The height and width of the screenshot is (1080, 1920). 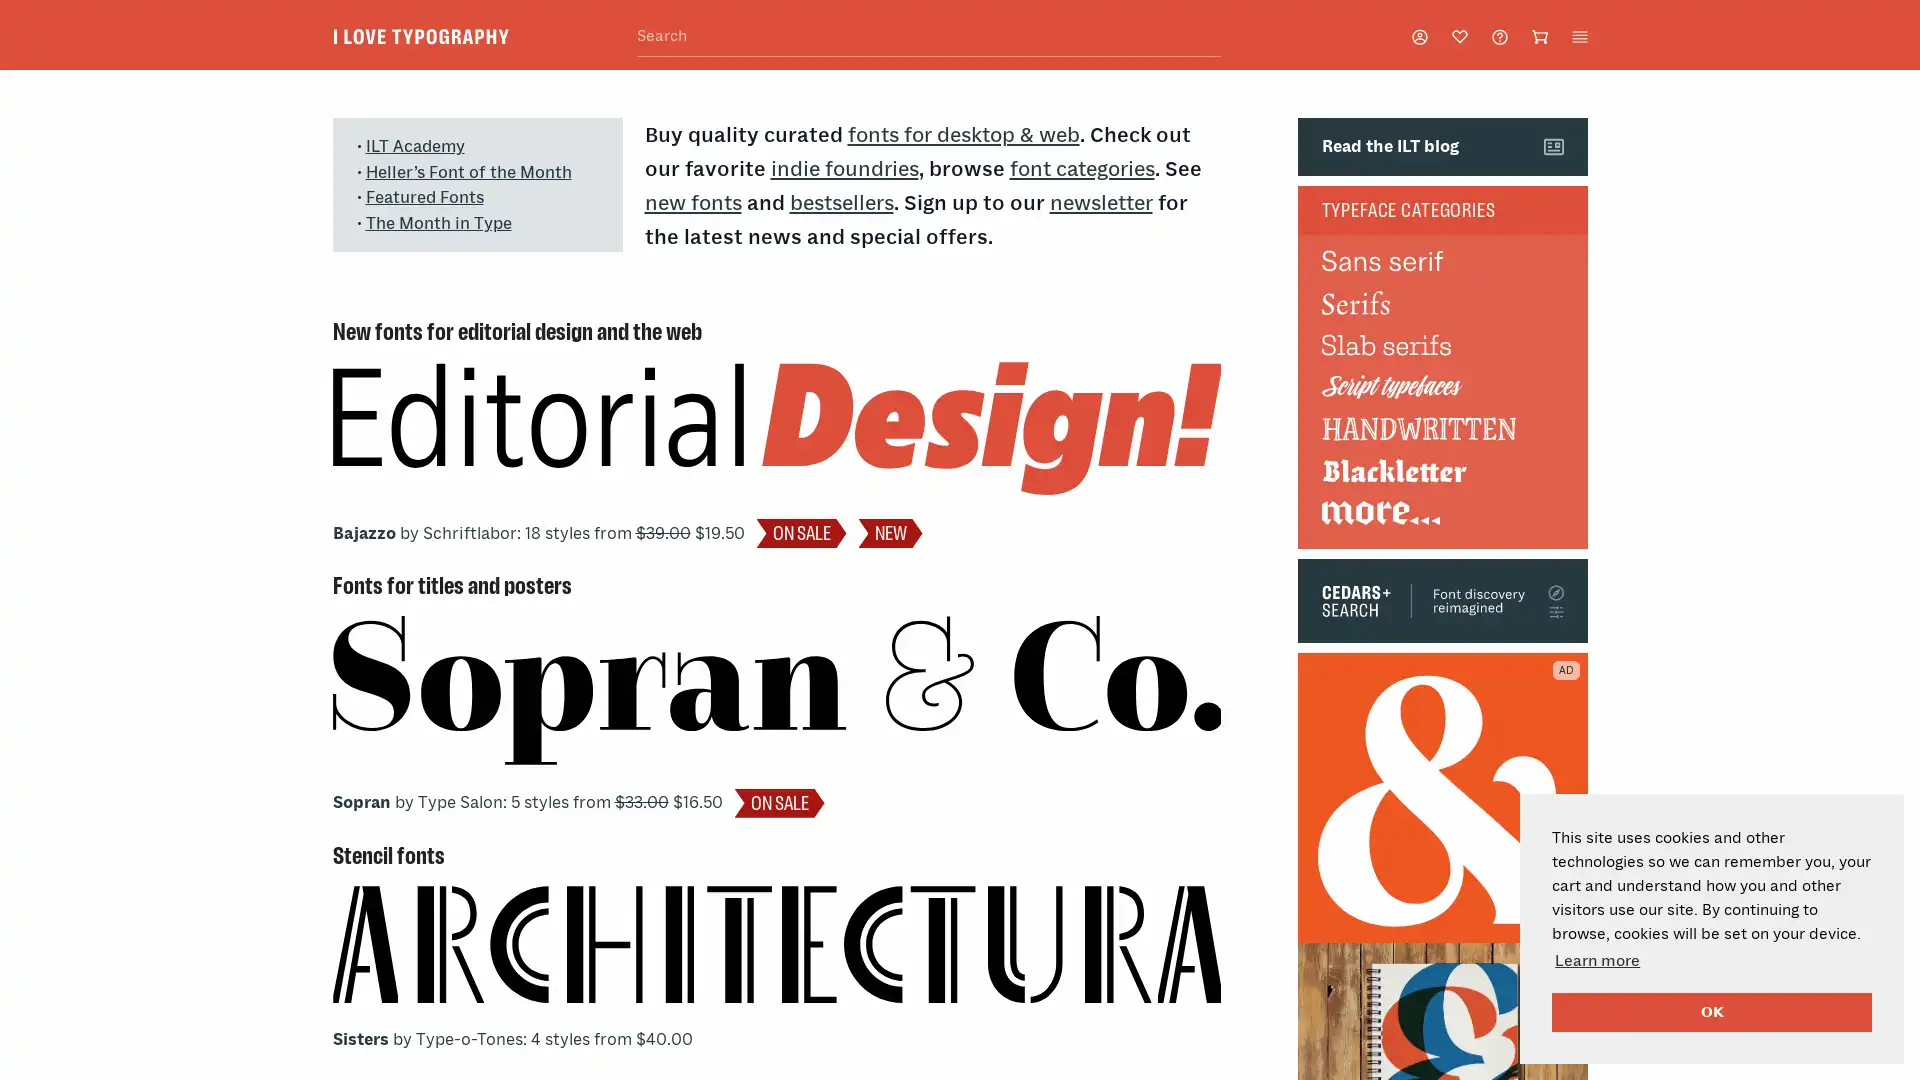 What do you see at coordinates (1578, 35) in the screenshot?
I see `Menu` at bounding box center [1578, 35].